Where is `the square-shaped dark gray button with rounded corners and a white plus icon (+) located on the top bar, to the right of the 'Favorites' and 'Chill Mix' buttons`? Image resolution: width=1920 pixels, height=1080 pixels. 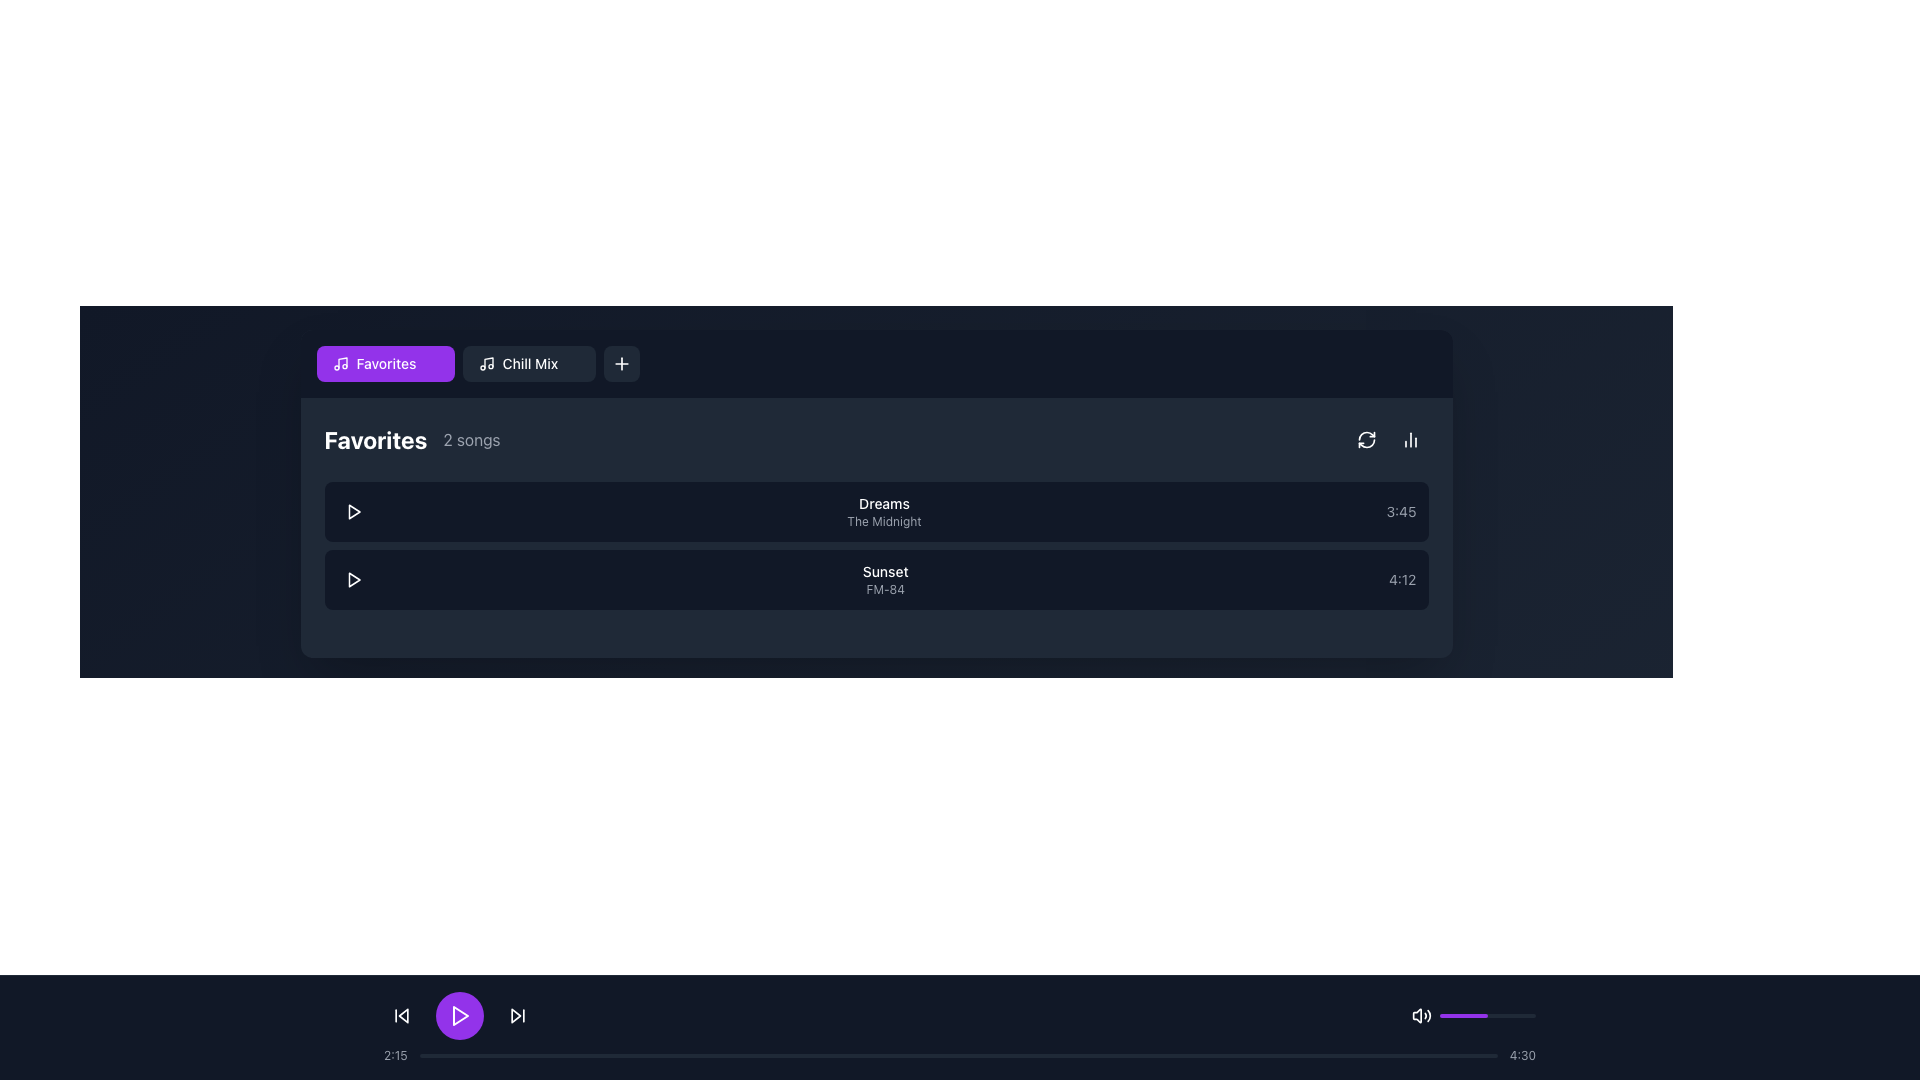
the square-shaped dark gray button with rounded corners and a white plus icon (+) located on the top bar, to the right of the 'Favorites' and 'Chill Mix' buttons is located at coordinates (621, 363).